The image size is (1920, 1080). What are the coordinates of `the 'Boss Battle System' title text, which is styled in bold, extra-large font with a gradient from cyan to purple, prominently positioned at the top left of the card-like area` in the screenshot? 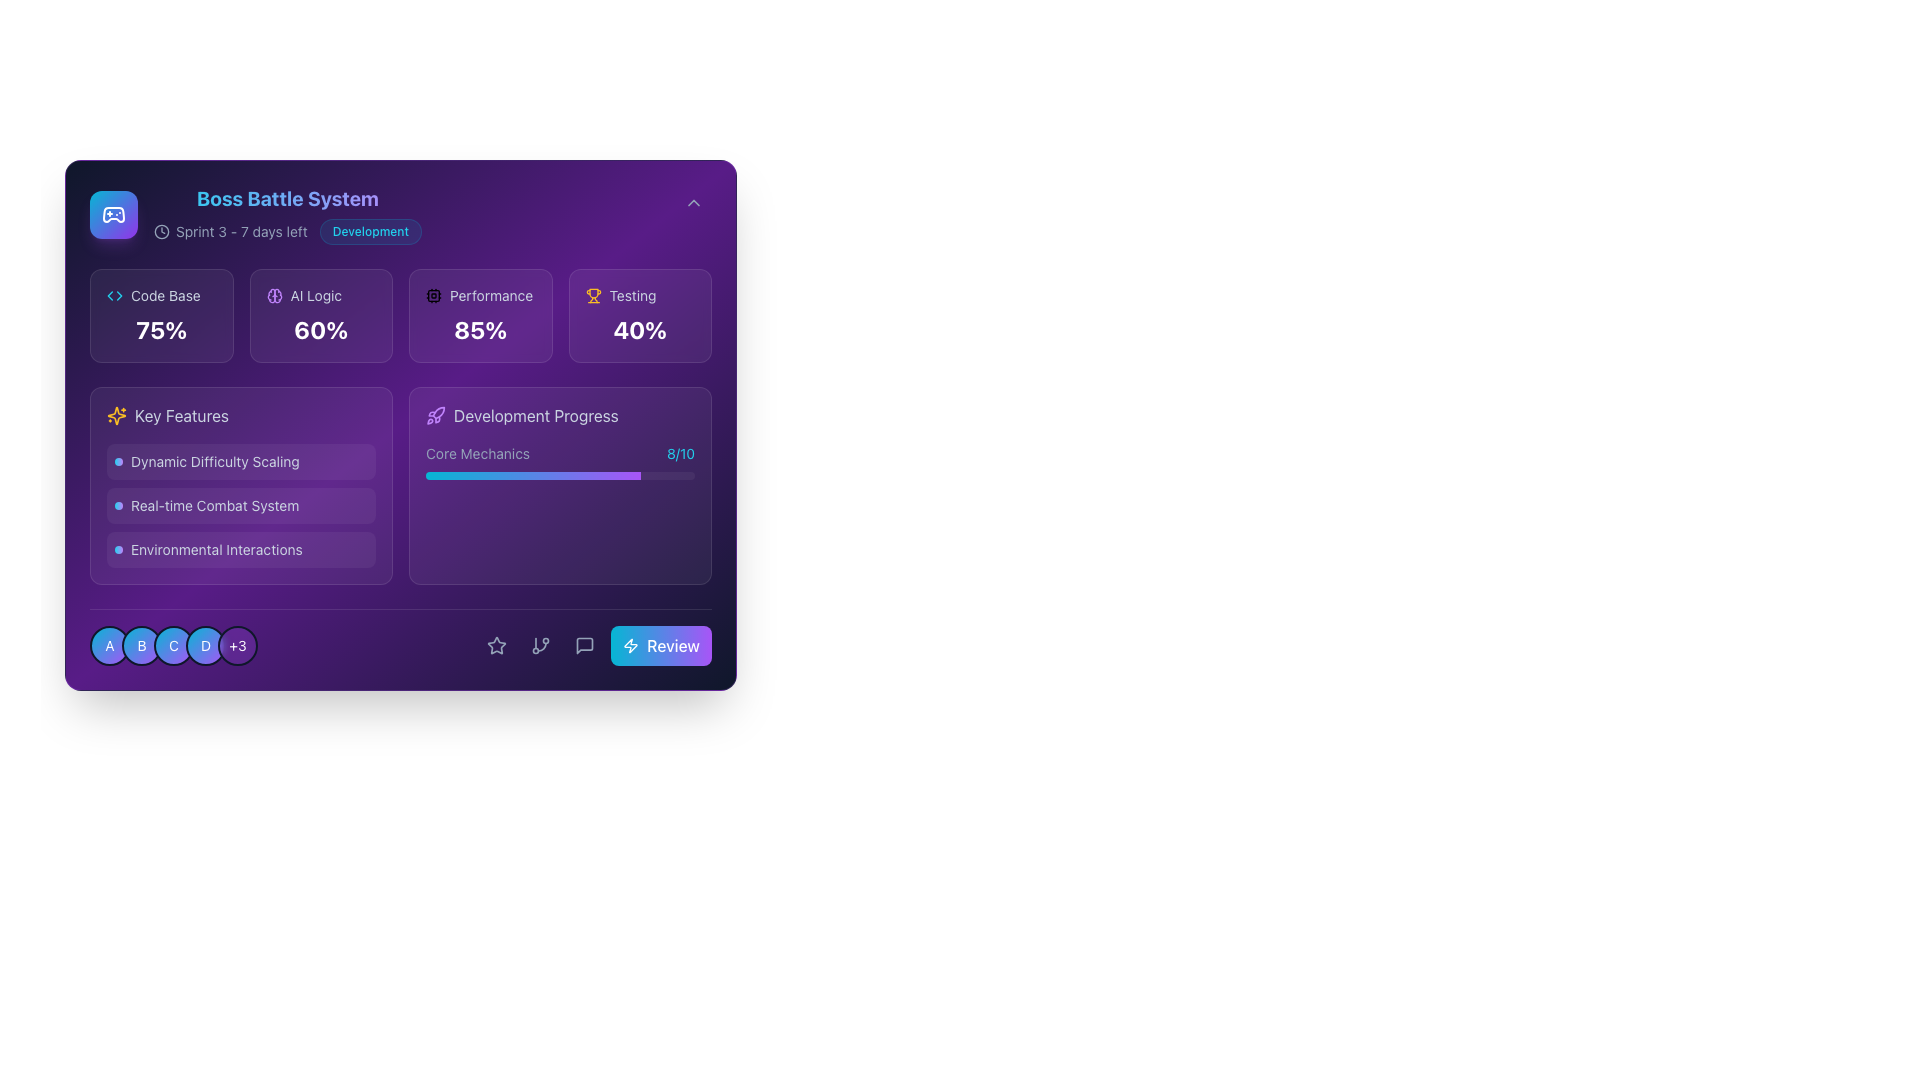 It's located at (287, 199).